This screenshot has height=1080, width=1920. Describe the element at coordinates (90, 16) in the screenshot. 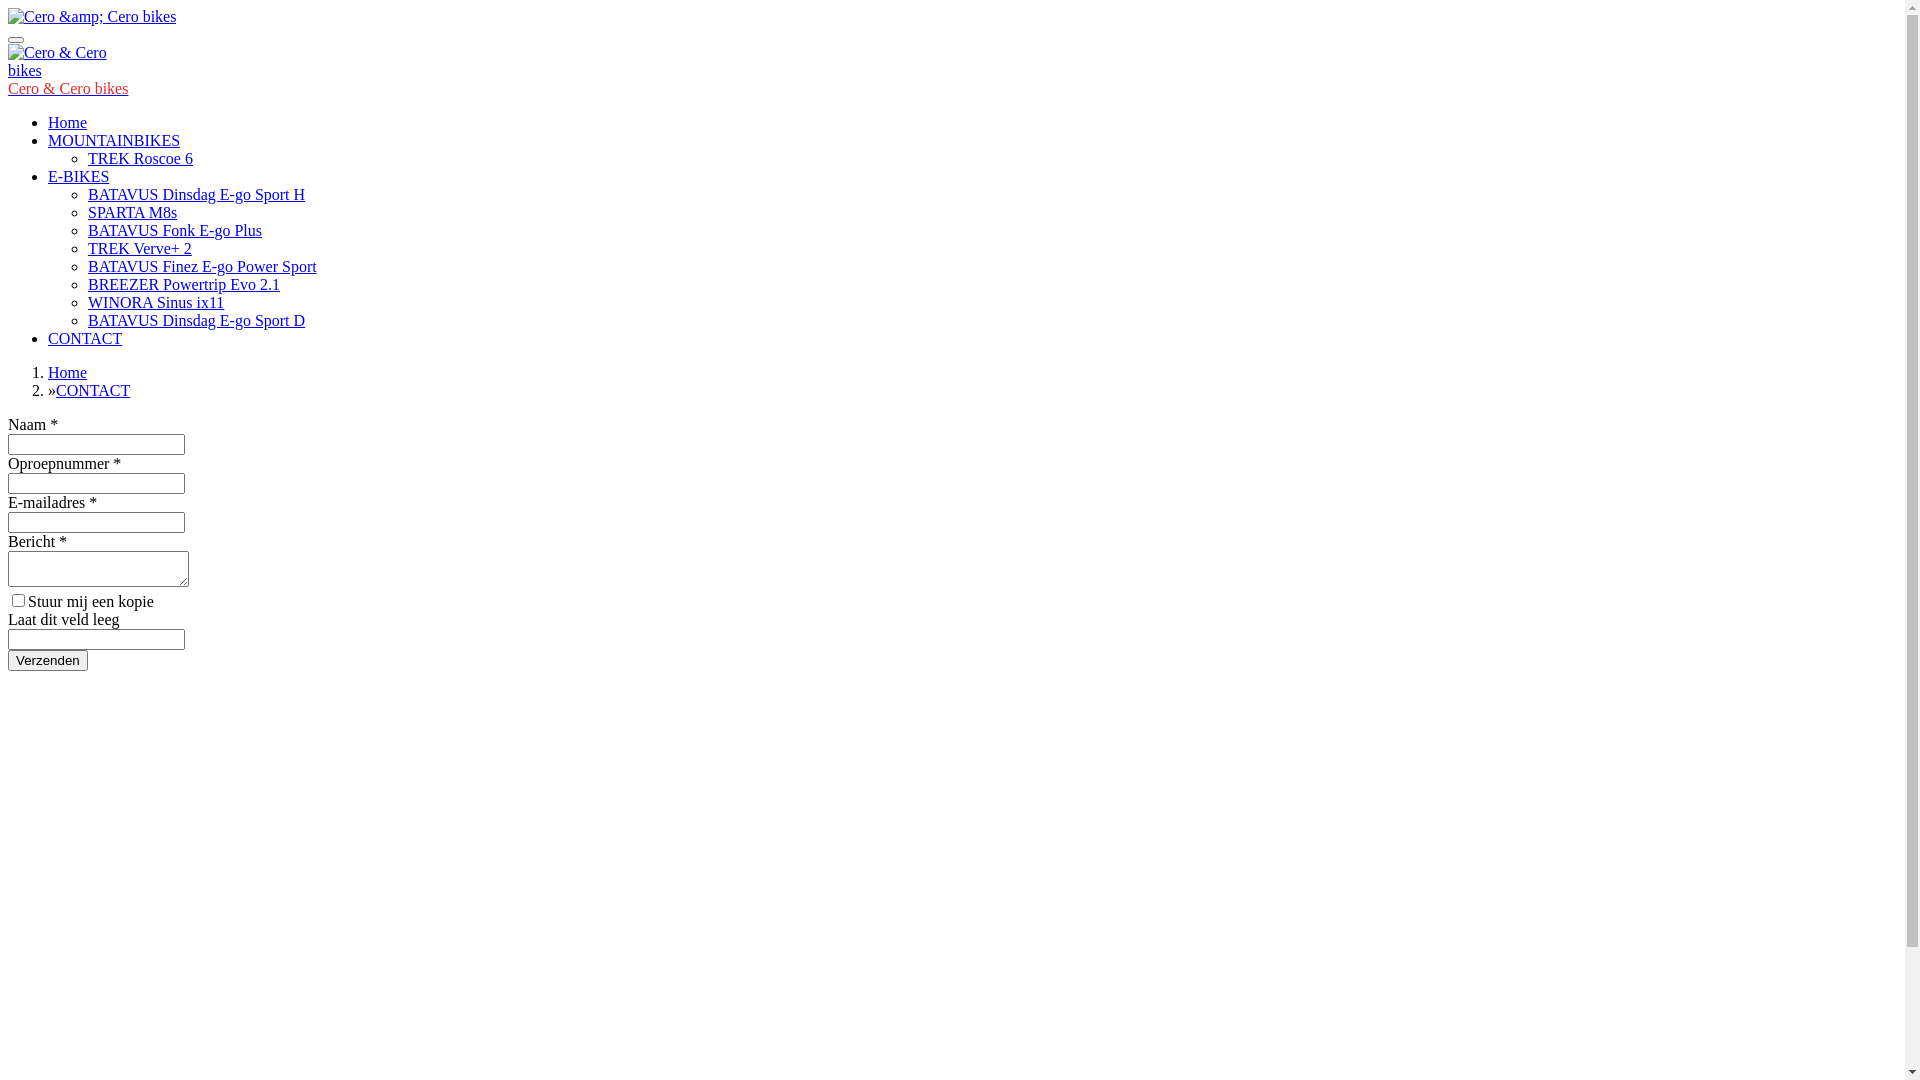

I see `'Cero &amp; Cero bikes'` at that location.